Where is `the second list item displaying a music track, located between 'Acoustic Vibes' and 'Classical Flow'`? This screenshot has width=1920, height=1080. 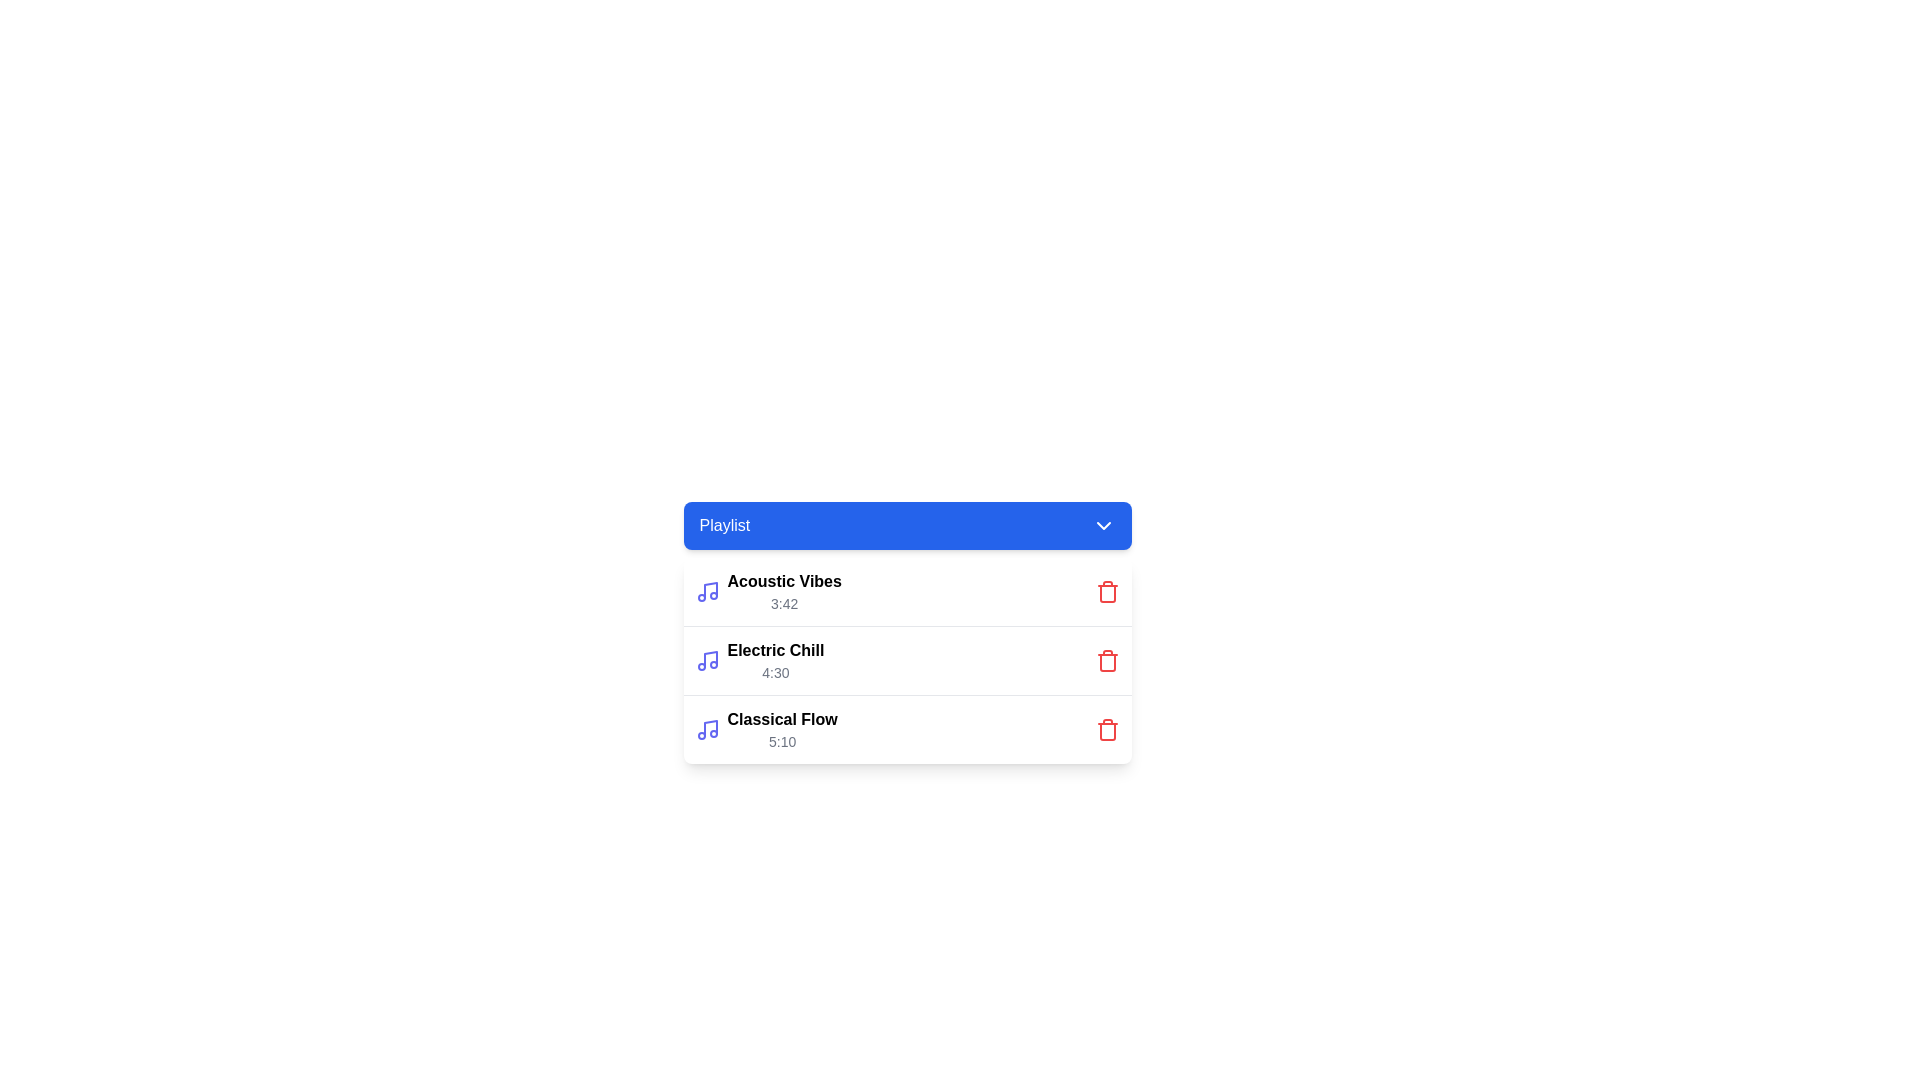 the second list item displaying a music track, located between 'Acoustic Vibes' and 'Classical Flow' is located at coordinates (758, 660).